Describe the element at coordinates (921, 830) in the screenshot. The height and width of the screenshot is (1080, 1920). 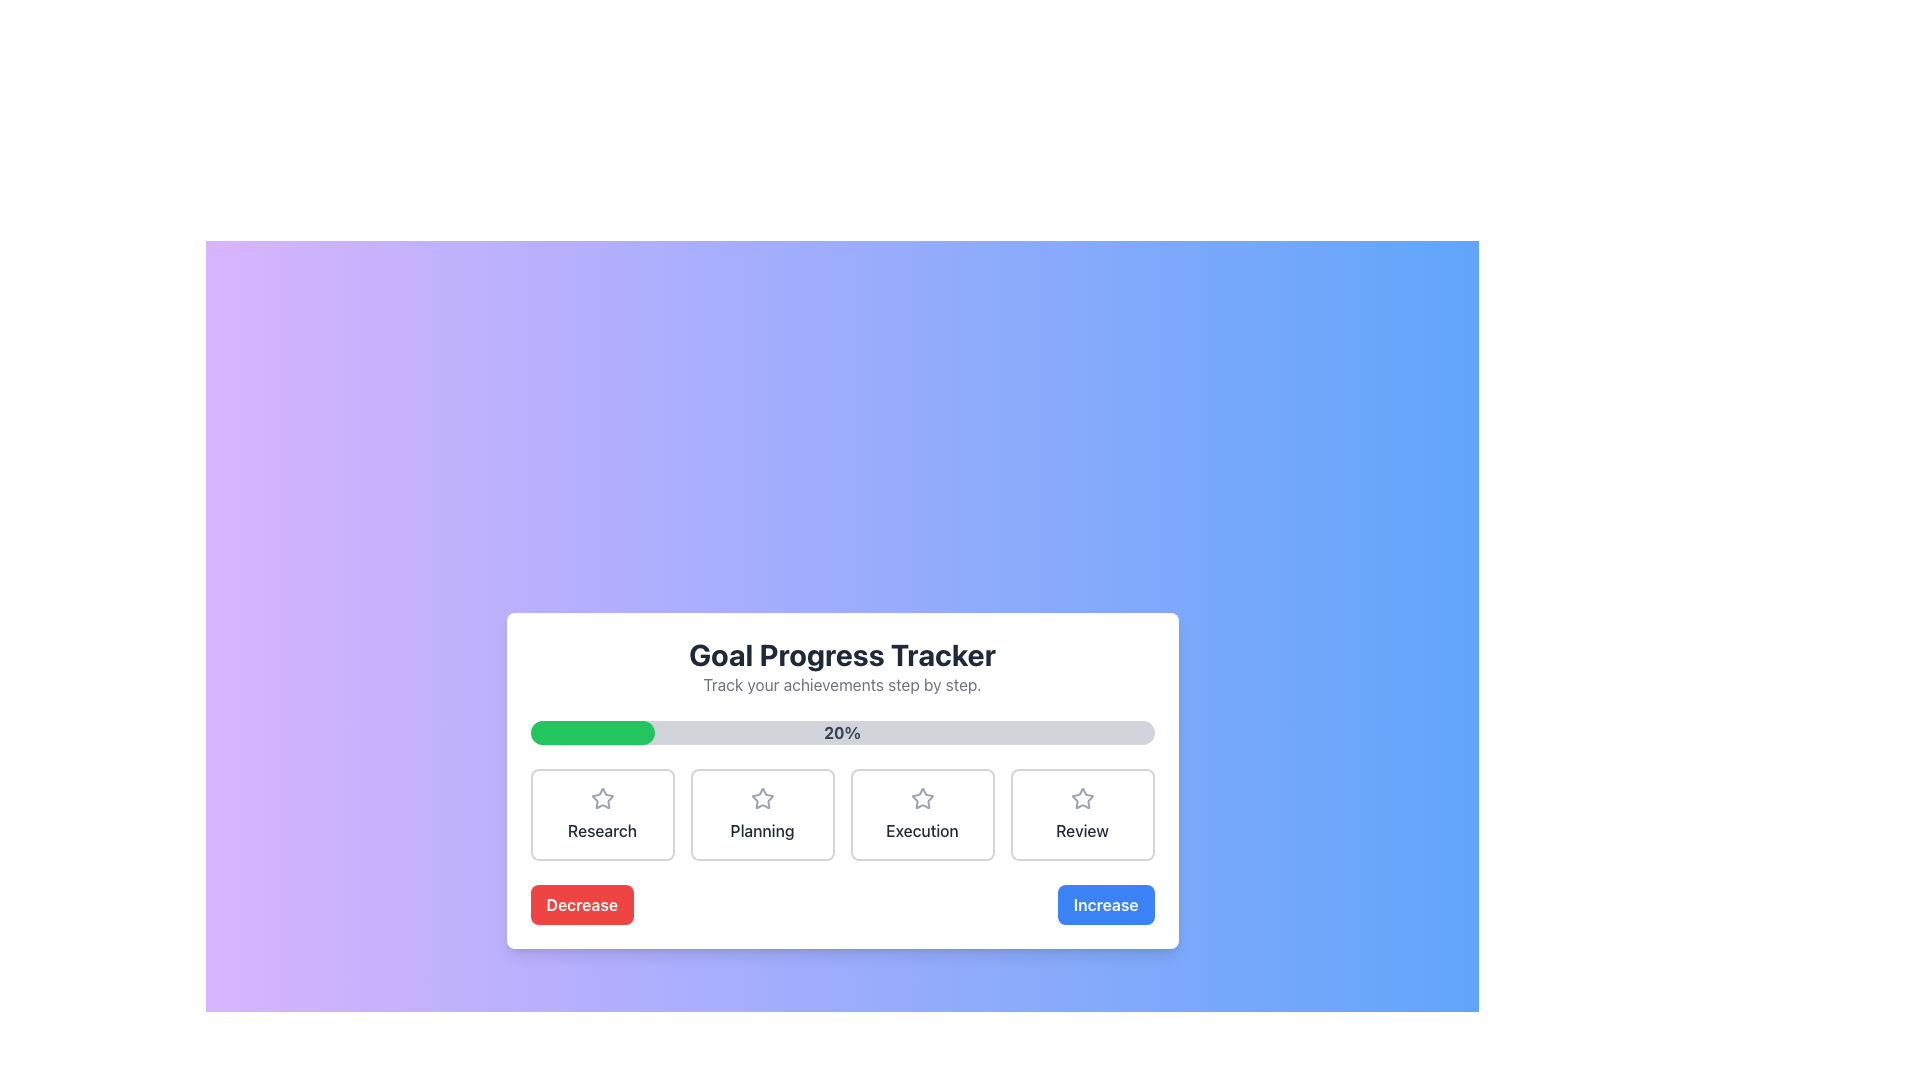
I see `the static text label indicating the 'Execution' step, which is located at the bottom of the visual block and is horizontally centered beneath a star icon` at that location.